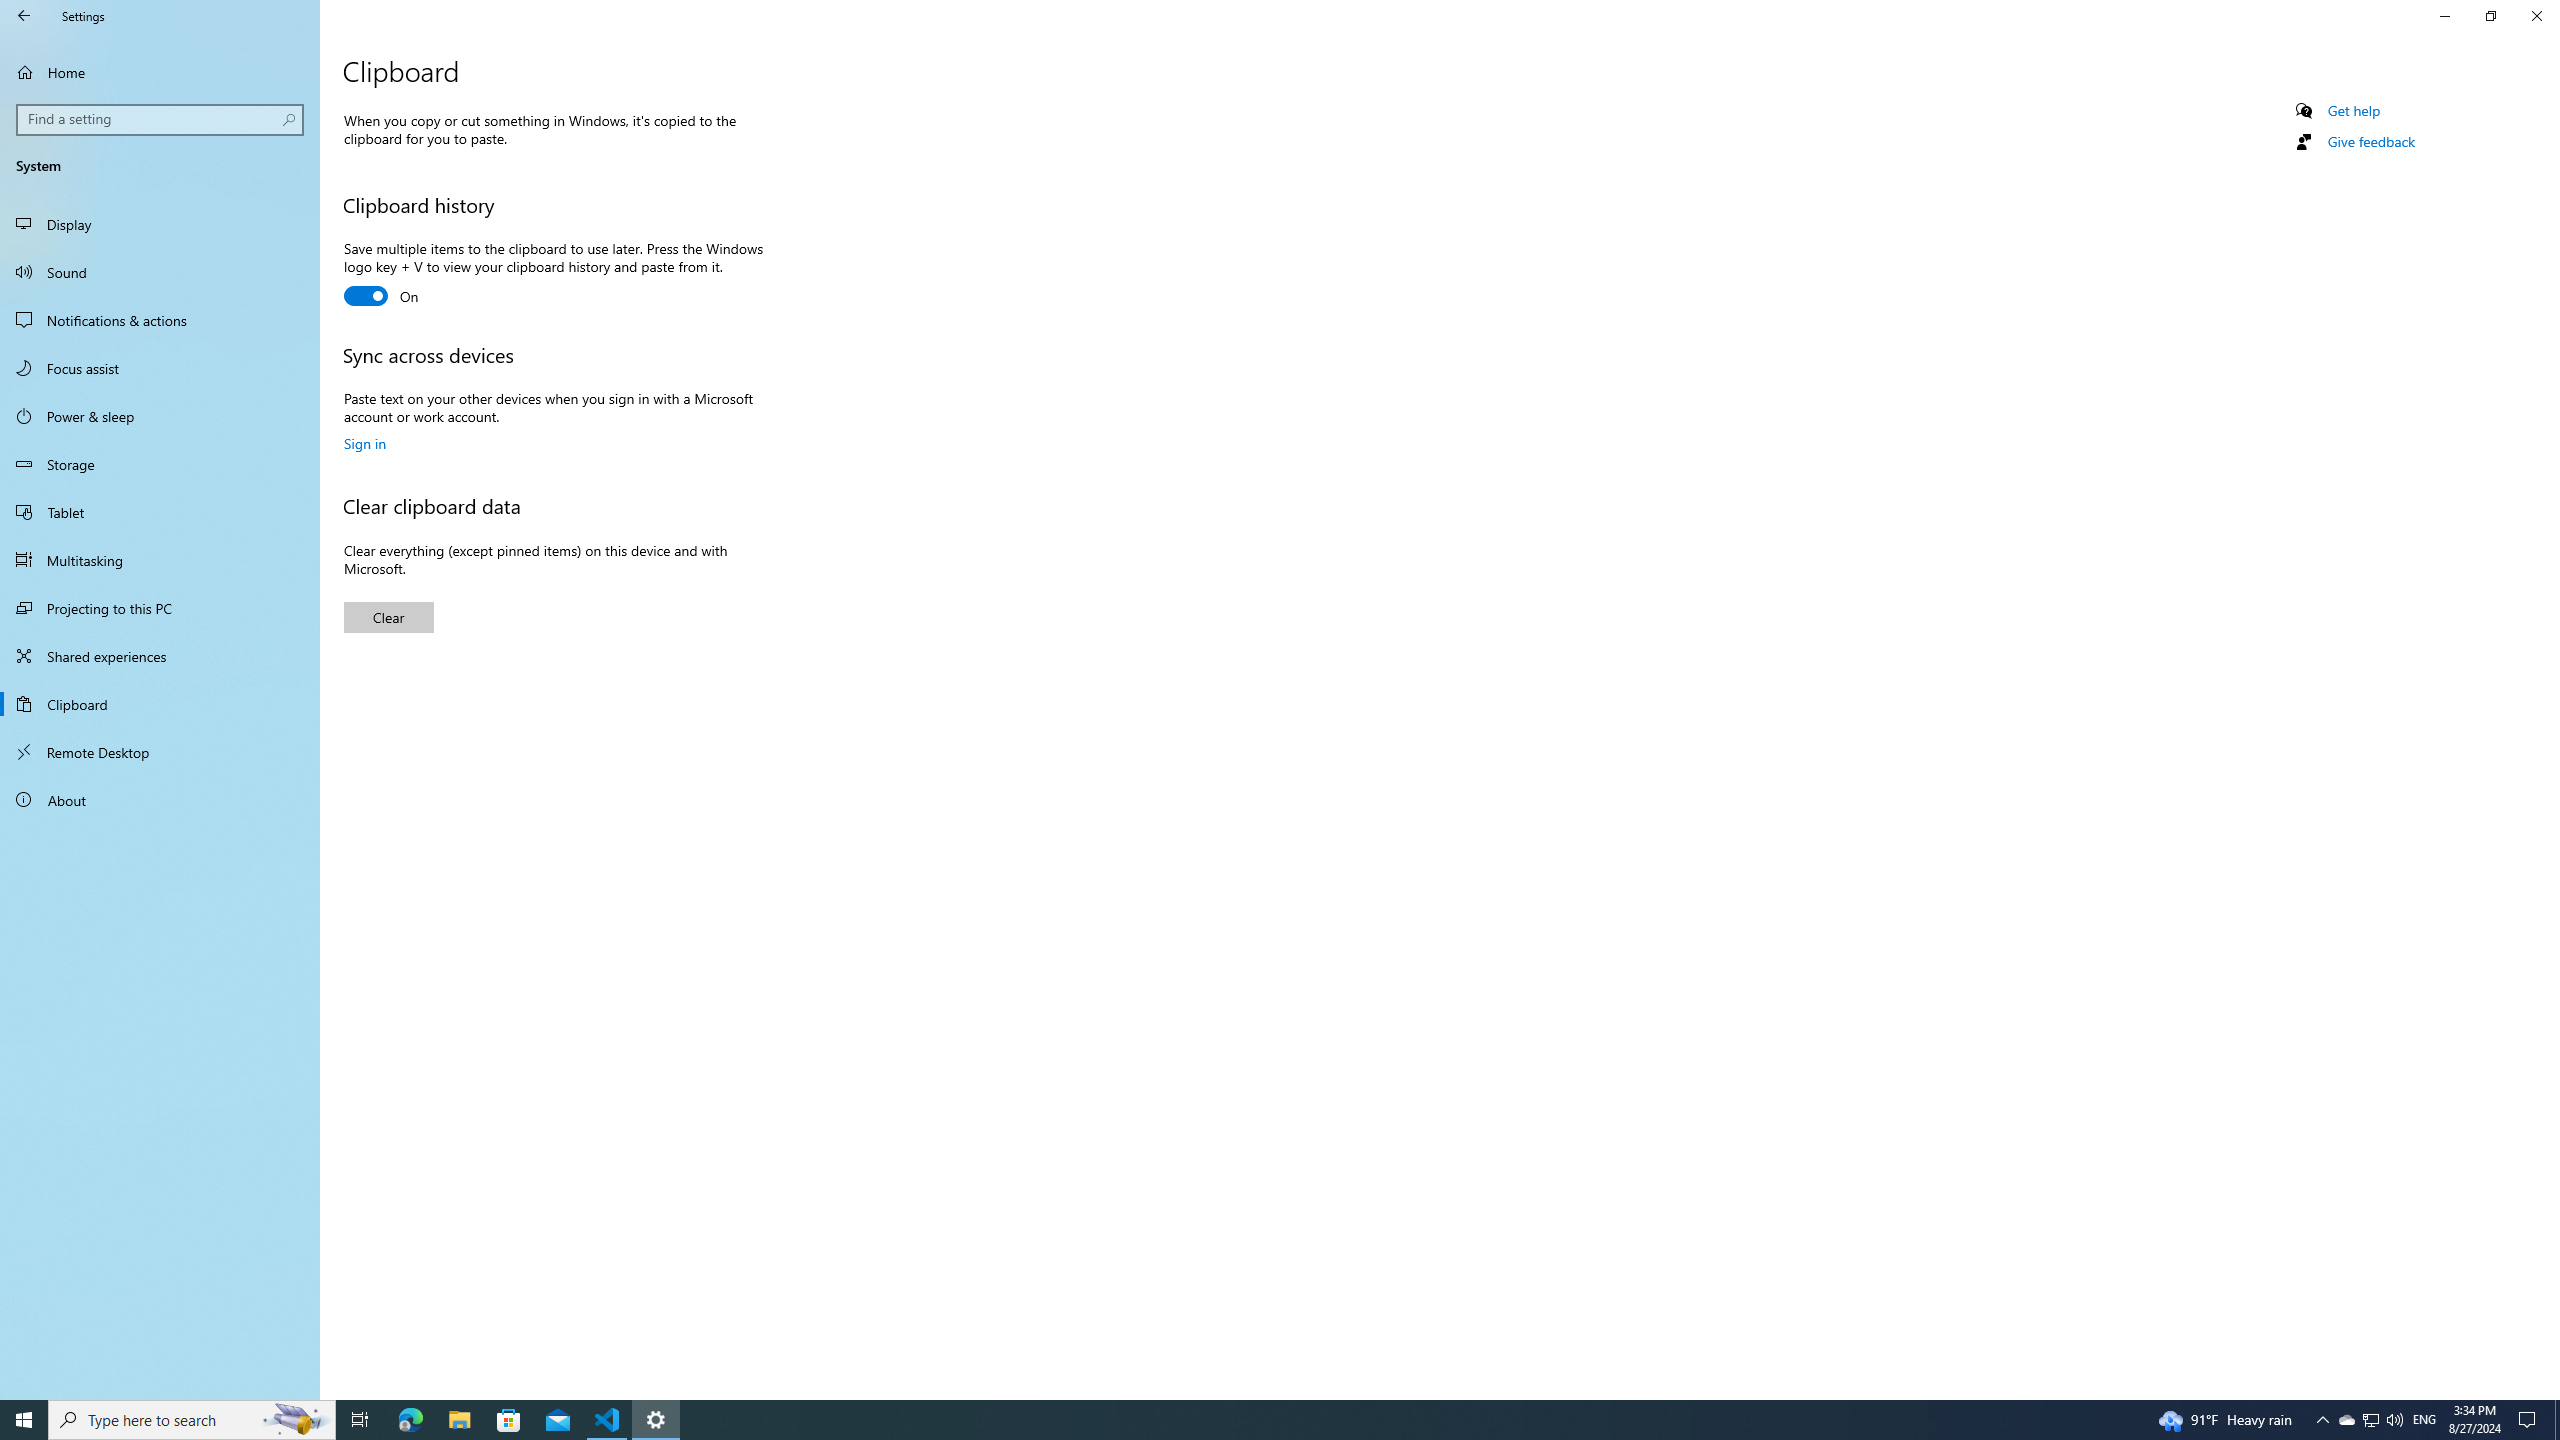 The height and width of the screenshot is (1440, 2560). Describe the element at coordinates (159, 798) in the screenshot. I see `'About'` at that location.